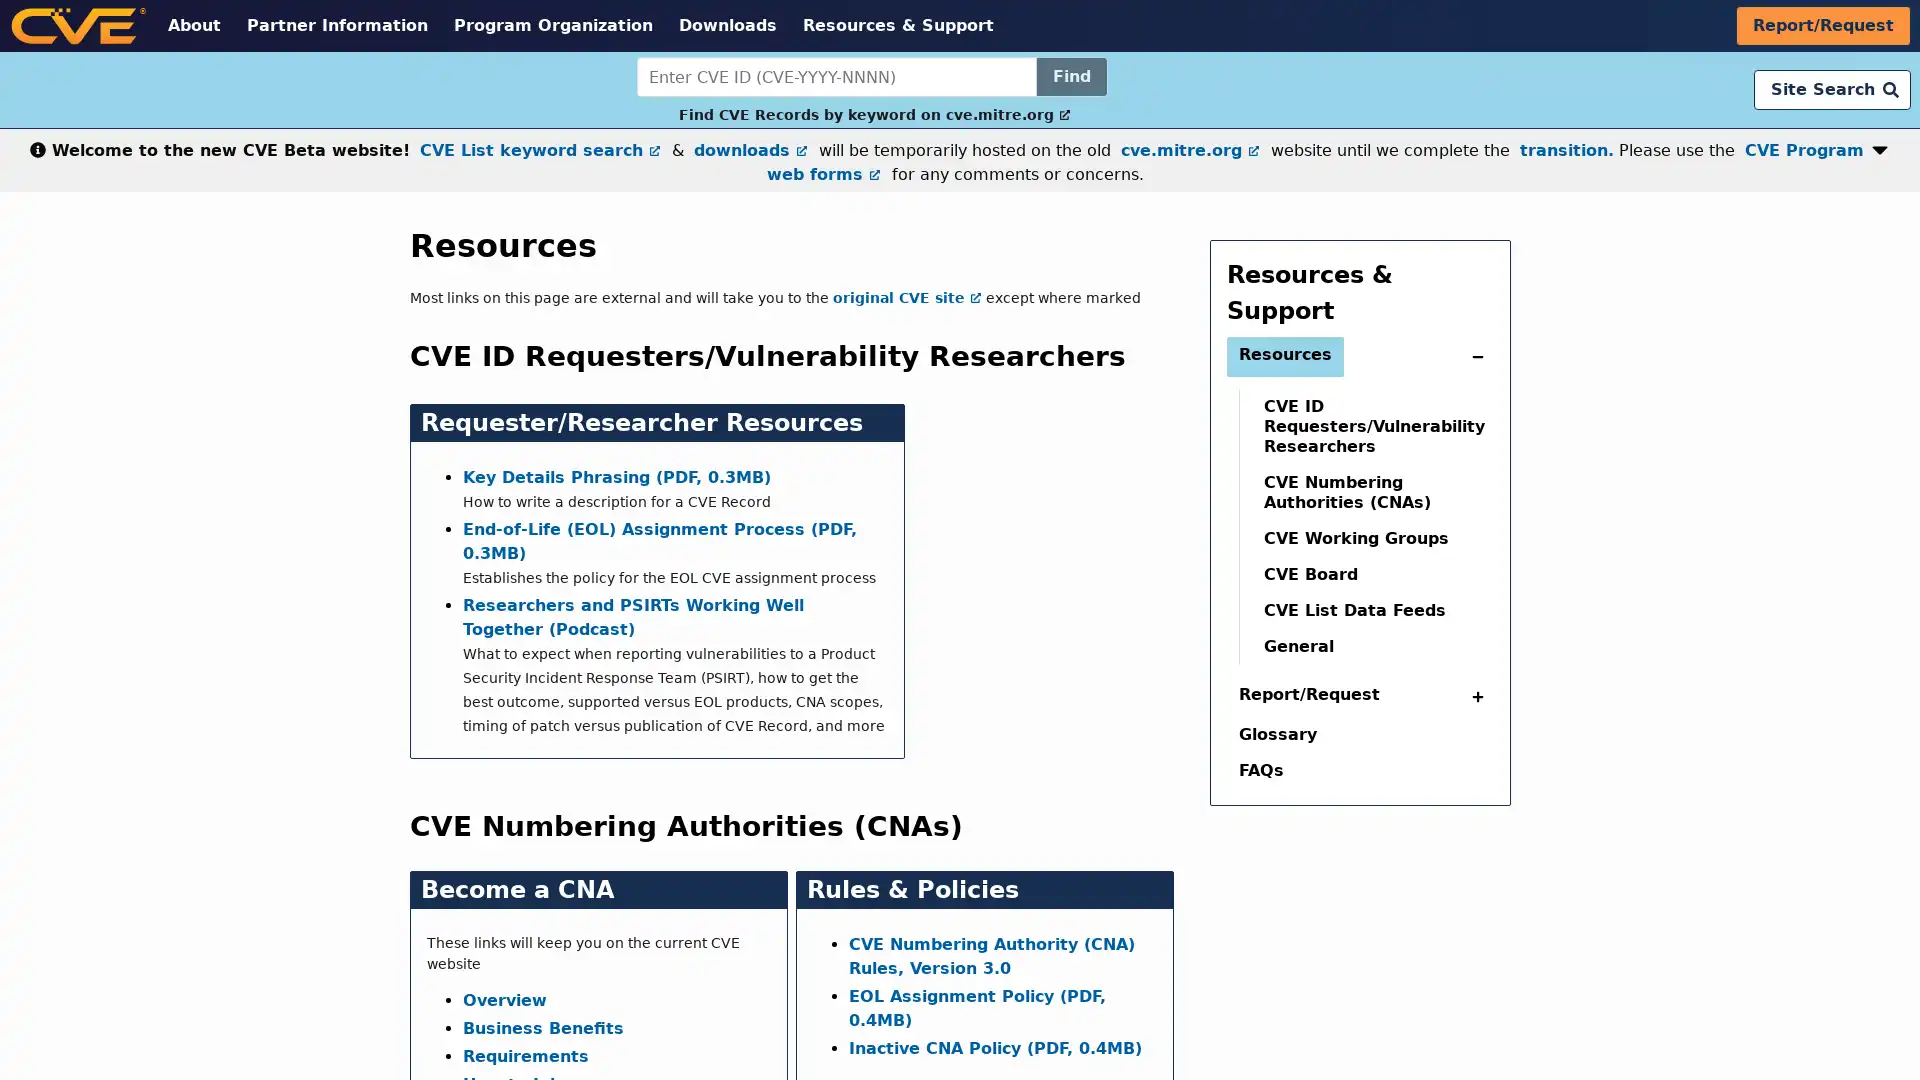 The height and width of the screenshot is (1080, 1920). What do you see at coordinates (1473, 696) in the screenshot?
I see `collapse` at bounding box center [1473, 696].